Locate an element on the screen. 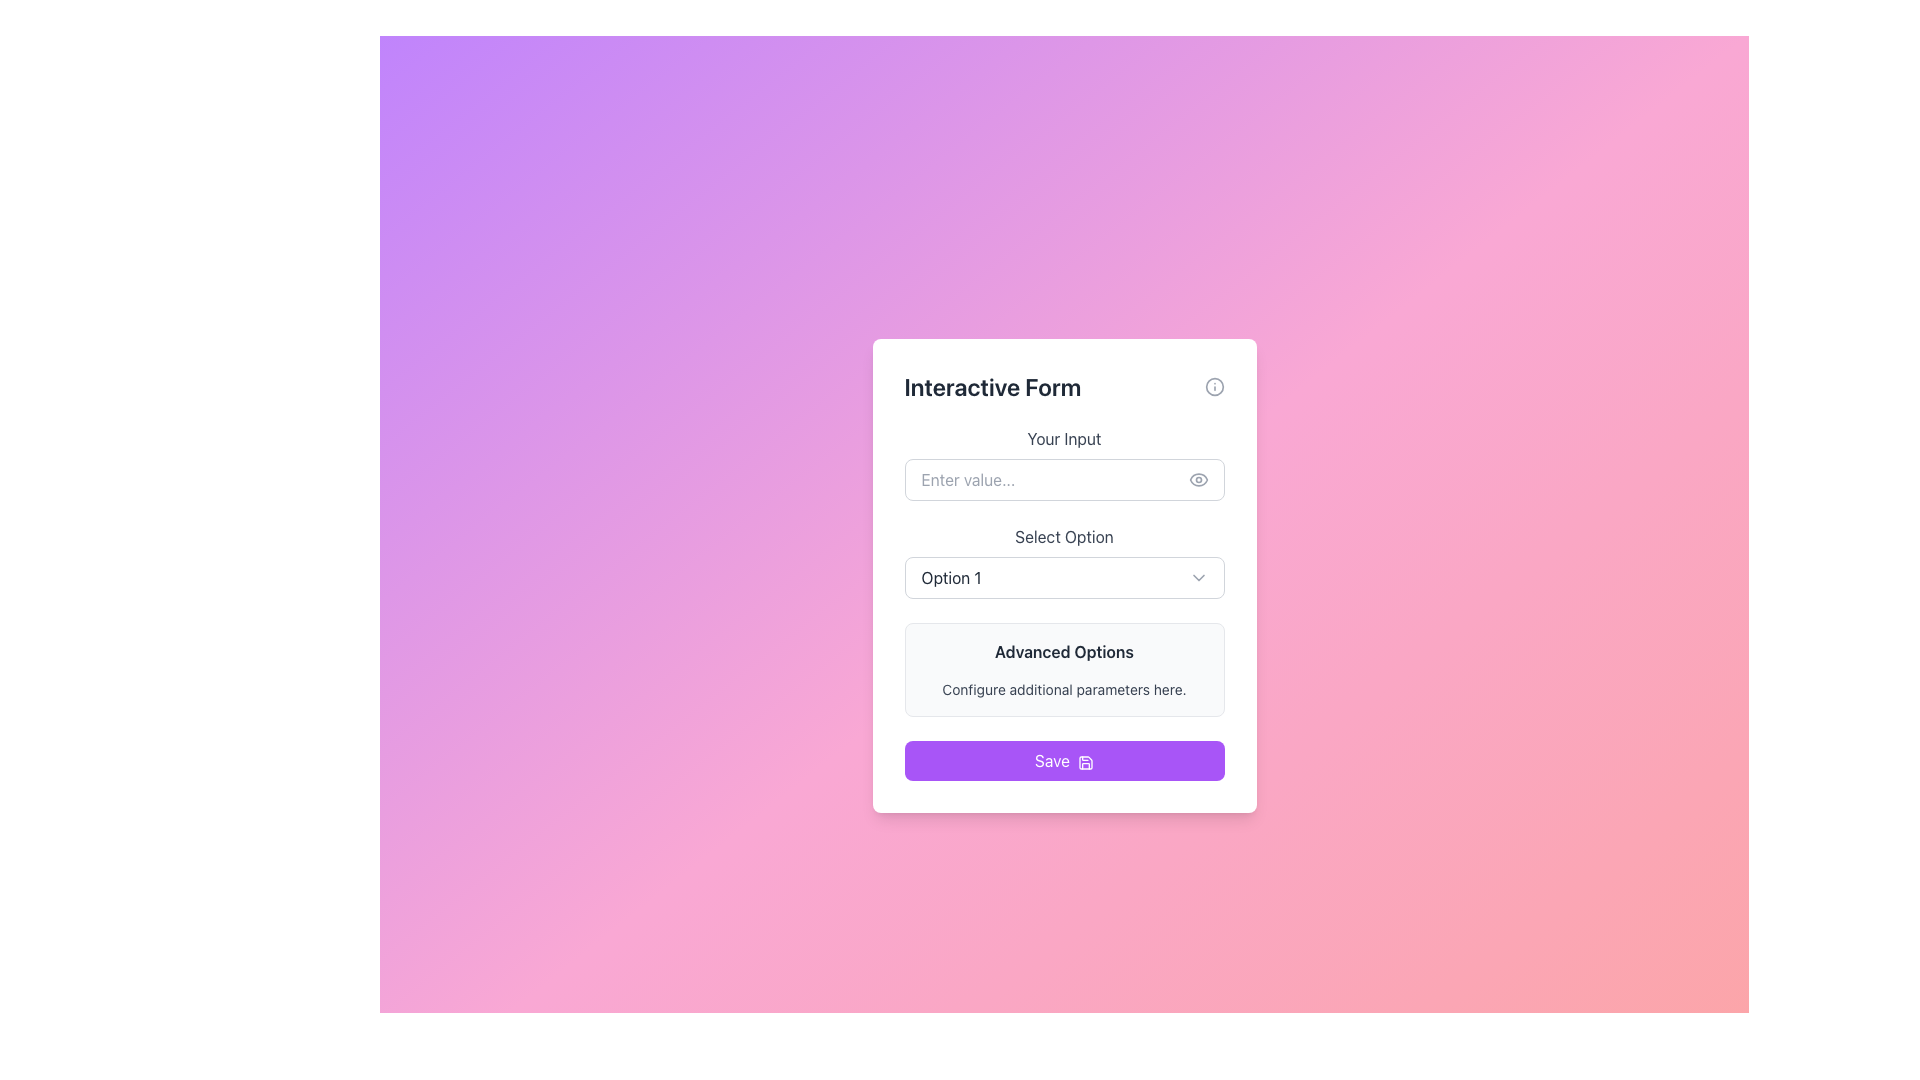  the dropdown menu located below the 'Your Input' field and above the 'Advanced Options' section is located at coordinates (1063, 575).